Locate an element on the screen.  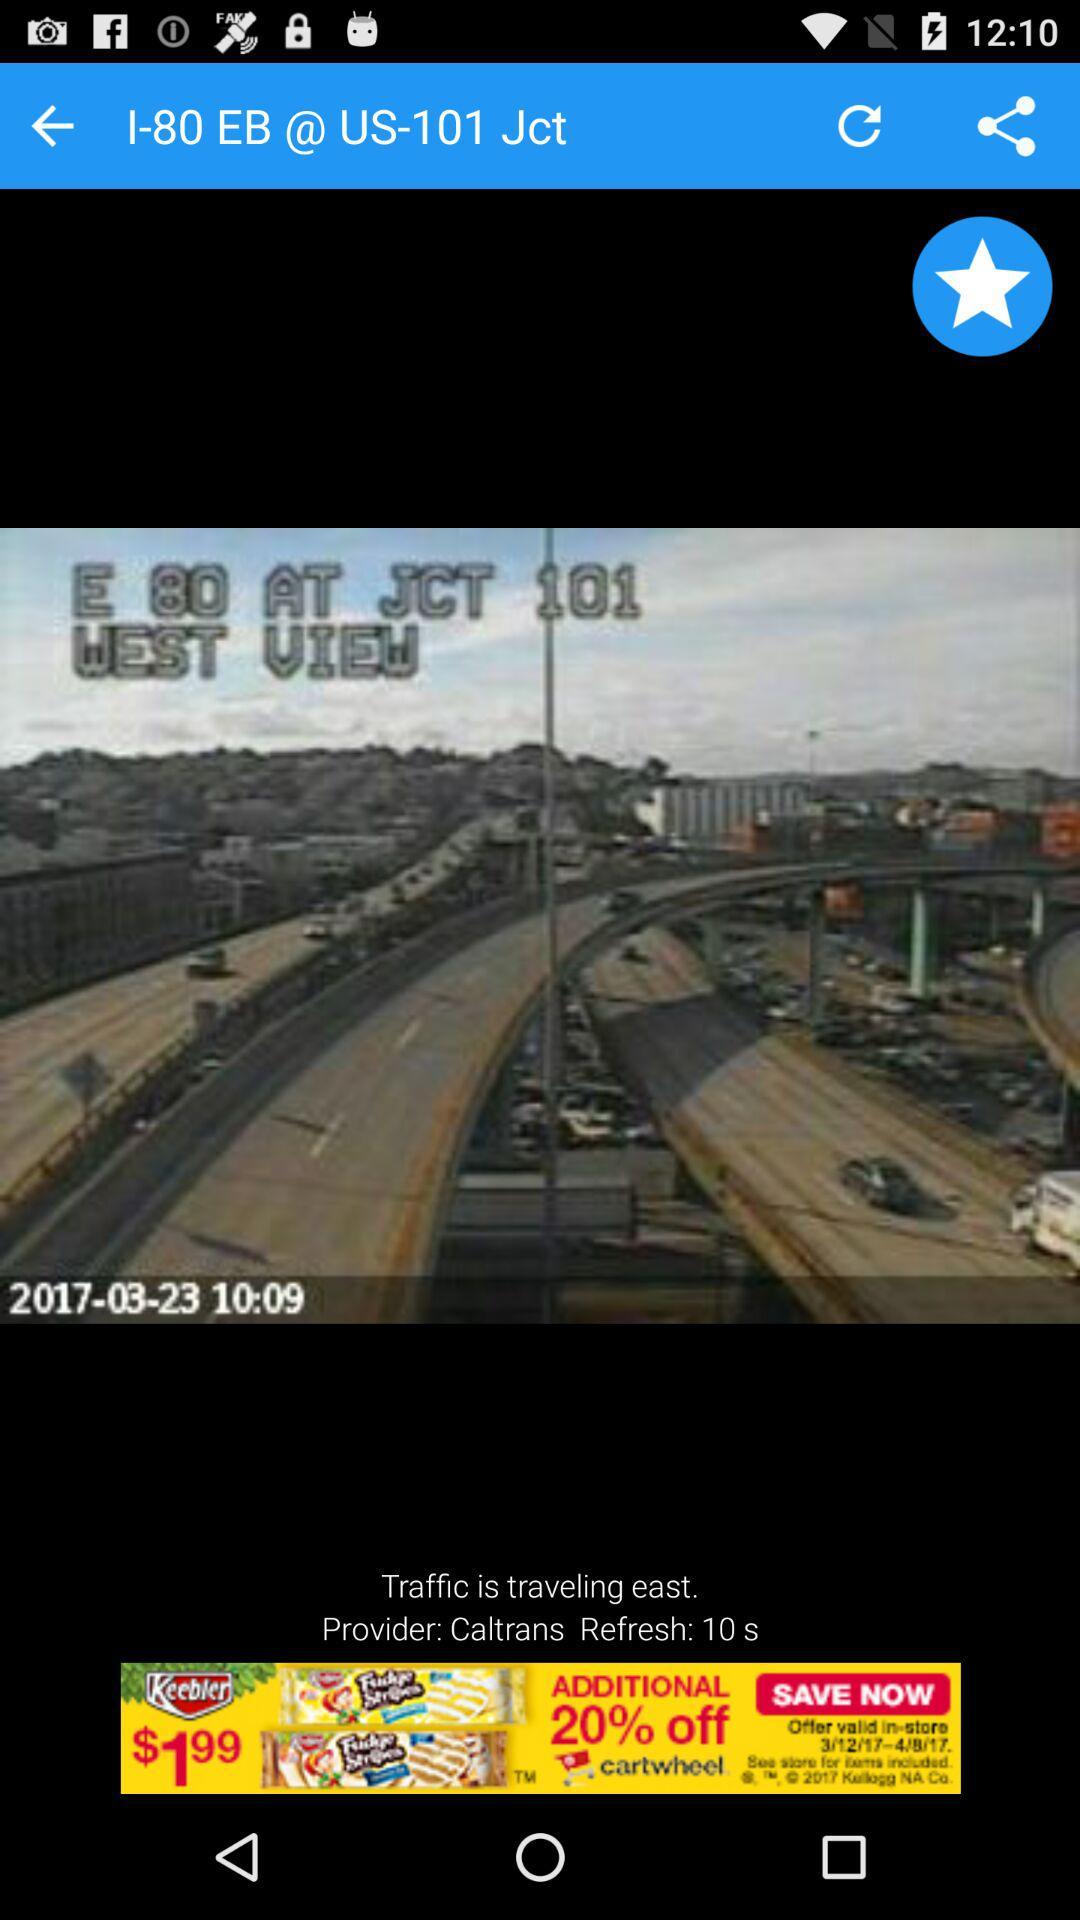
the option is located at coordinates (540, 1727).